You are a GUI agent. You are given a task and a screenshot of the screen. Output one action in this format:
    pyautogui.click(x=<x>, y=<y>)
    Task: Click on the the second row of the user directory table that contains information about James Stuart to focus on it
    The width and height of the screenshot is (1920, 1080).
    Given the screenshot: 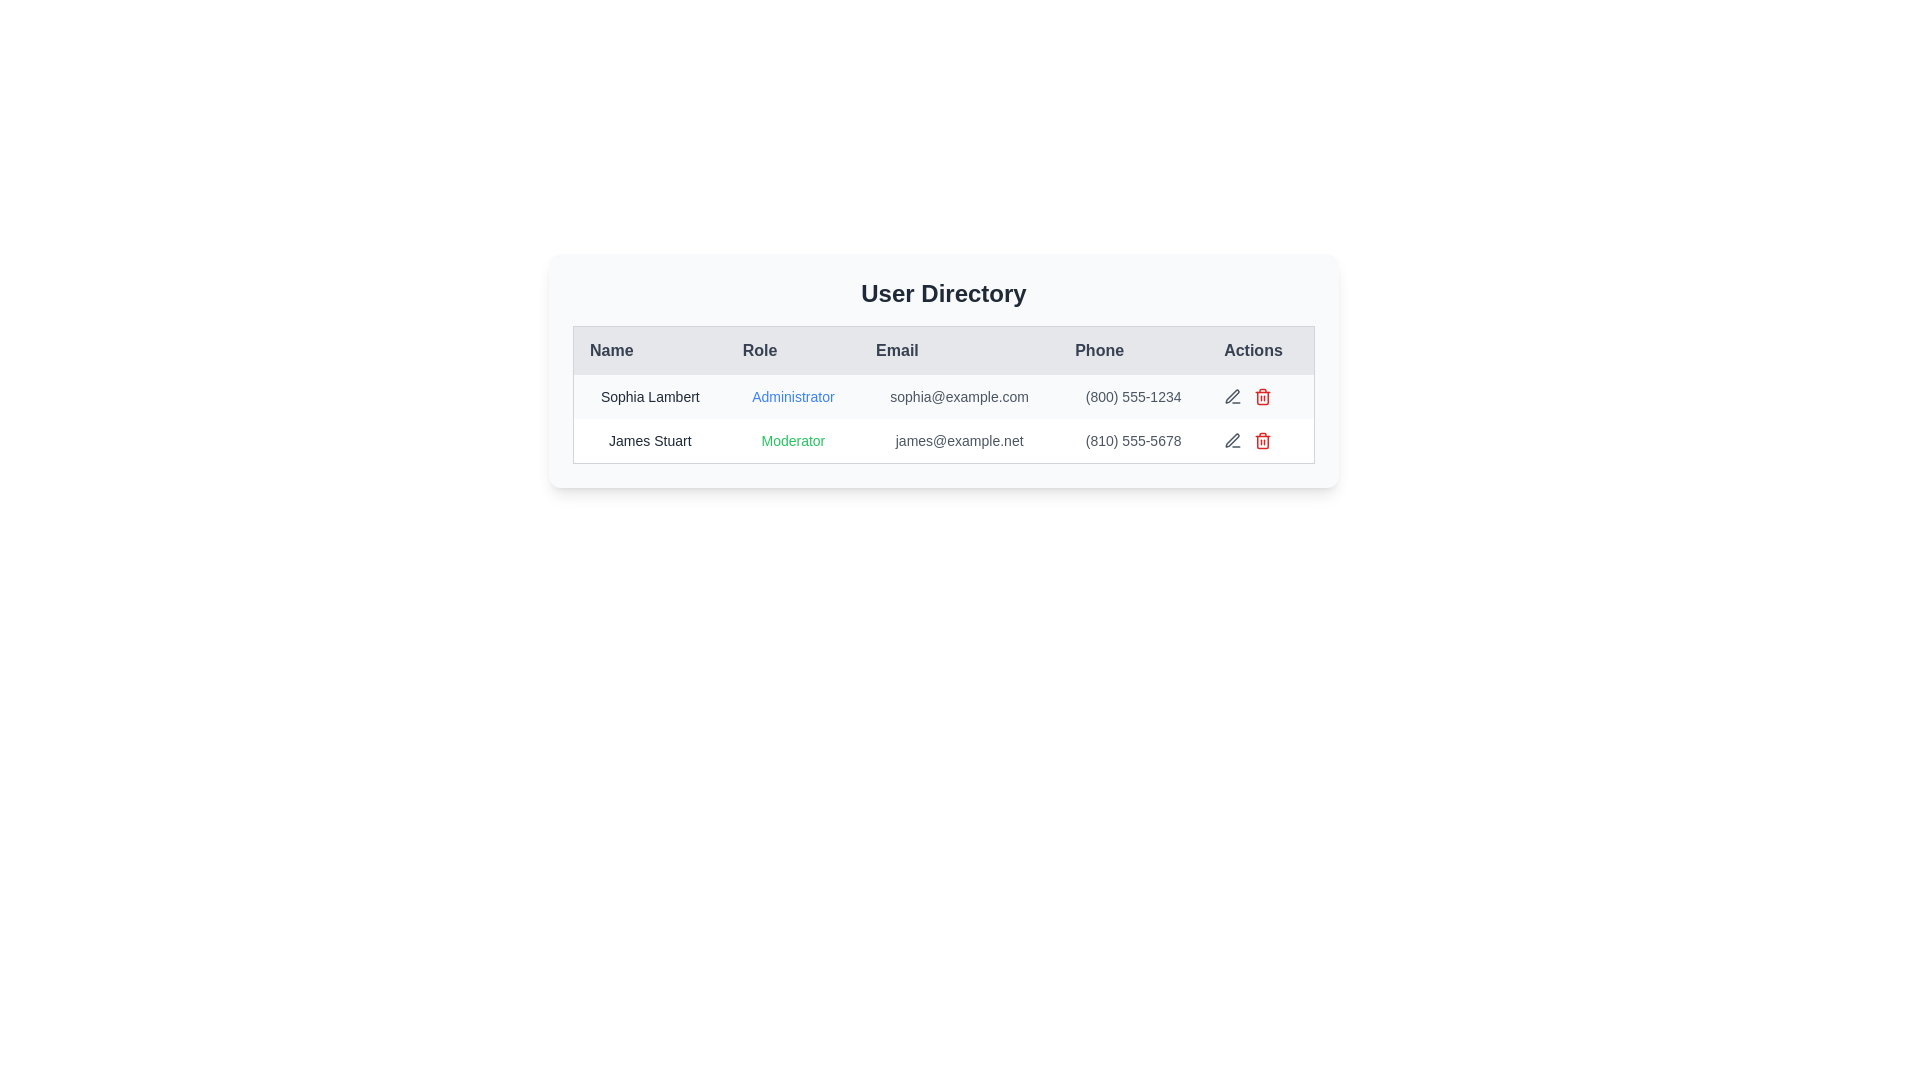 What is the action you would take?
    pyautogui.click(x=943, y=439)
    